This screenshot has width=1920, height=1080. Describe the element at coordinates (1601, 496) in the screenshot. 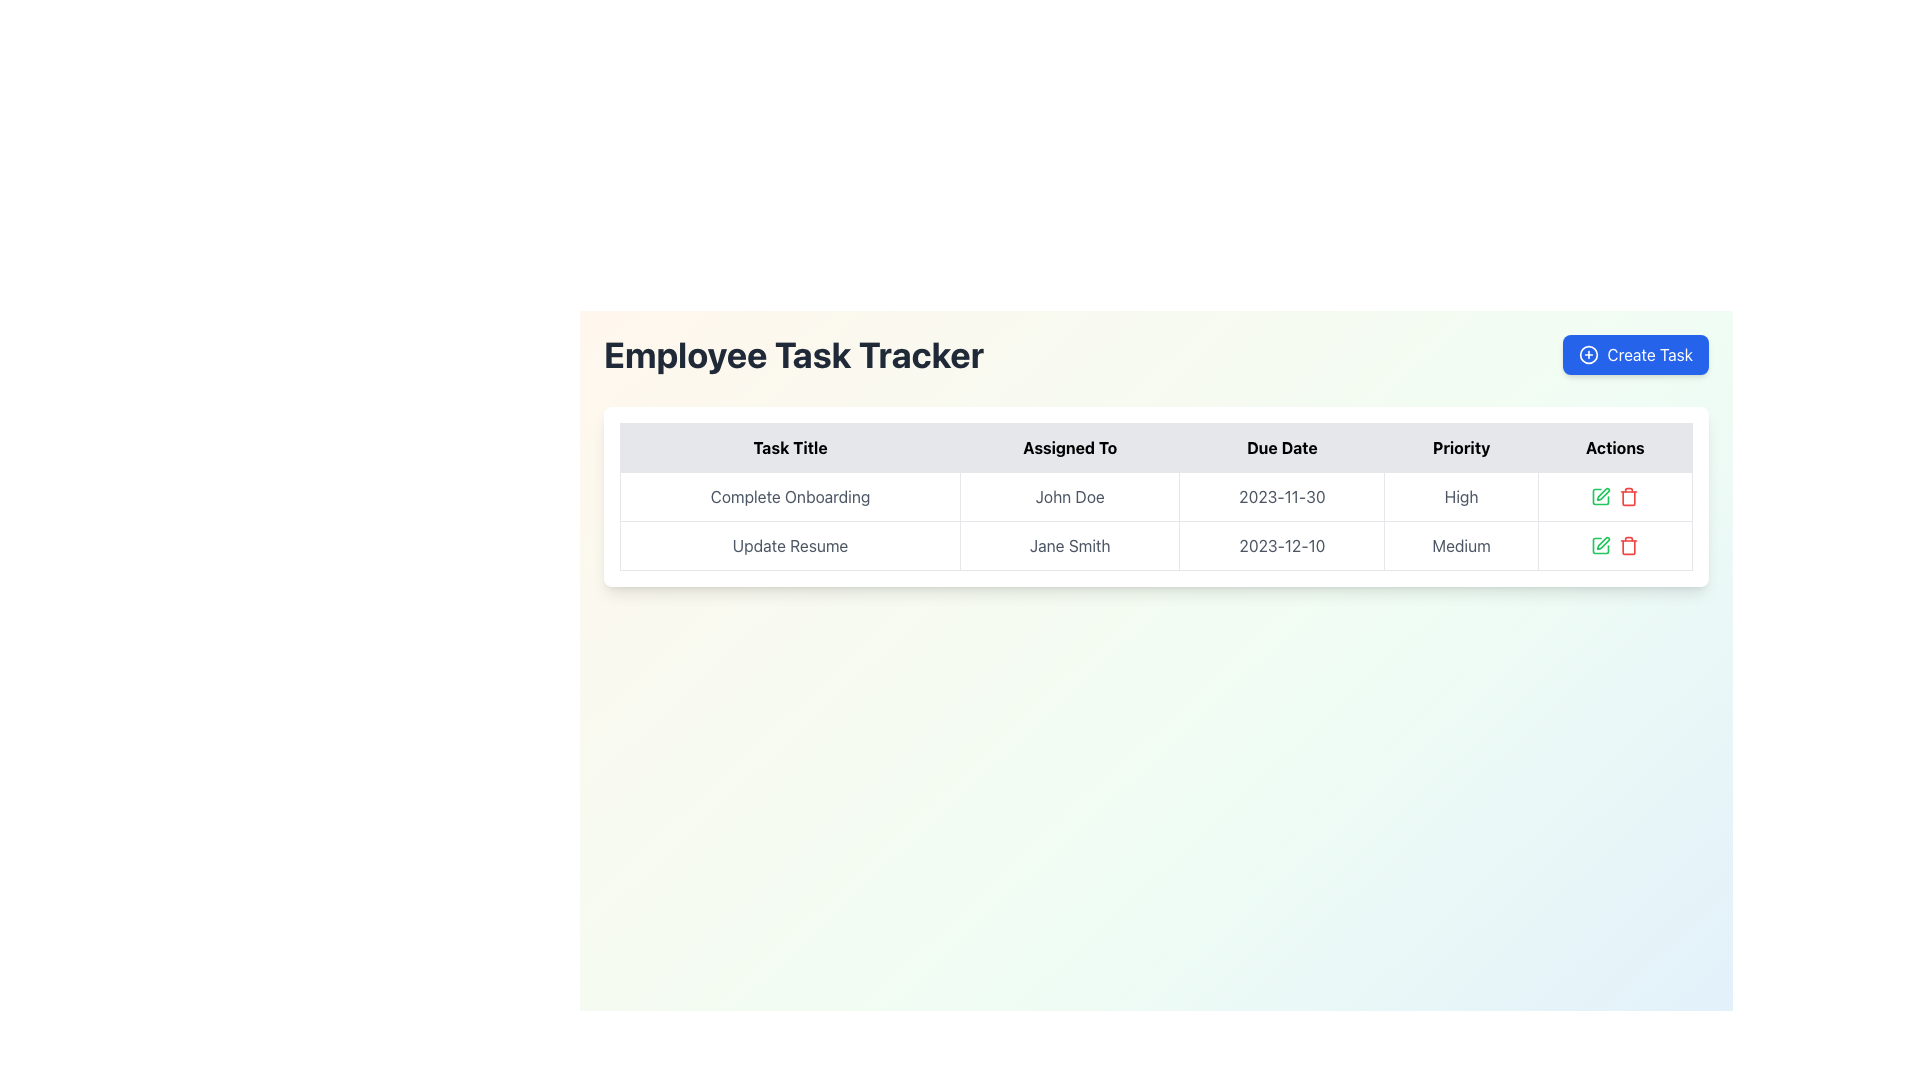

I see `the green pen icon in the 'Actions' column of the second row of the table` at that location.